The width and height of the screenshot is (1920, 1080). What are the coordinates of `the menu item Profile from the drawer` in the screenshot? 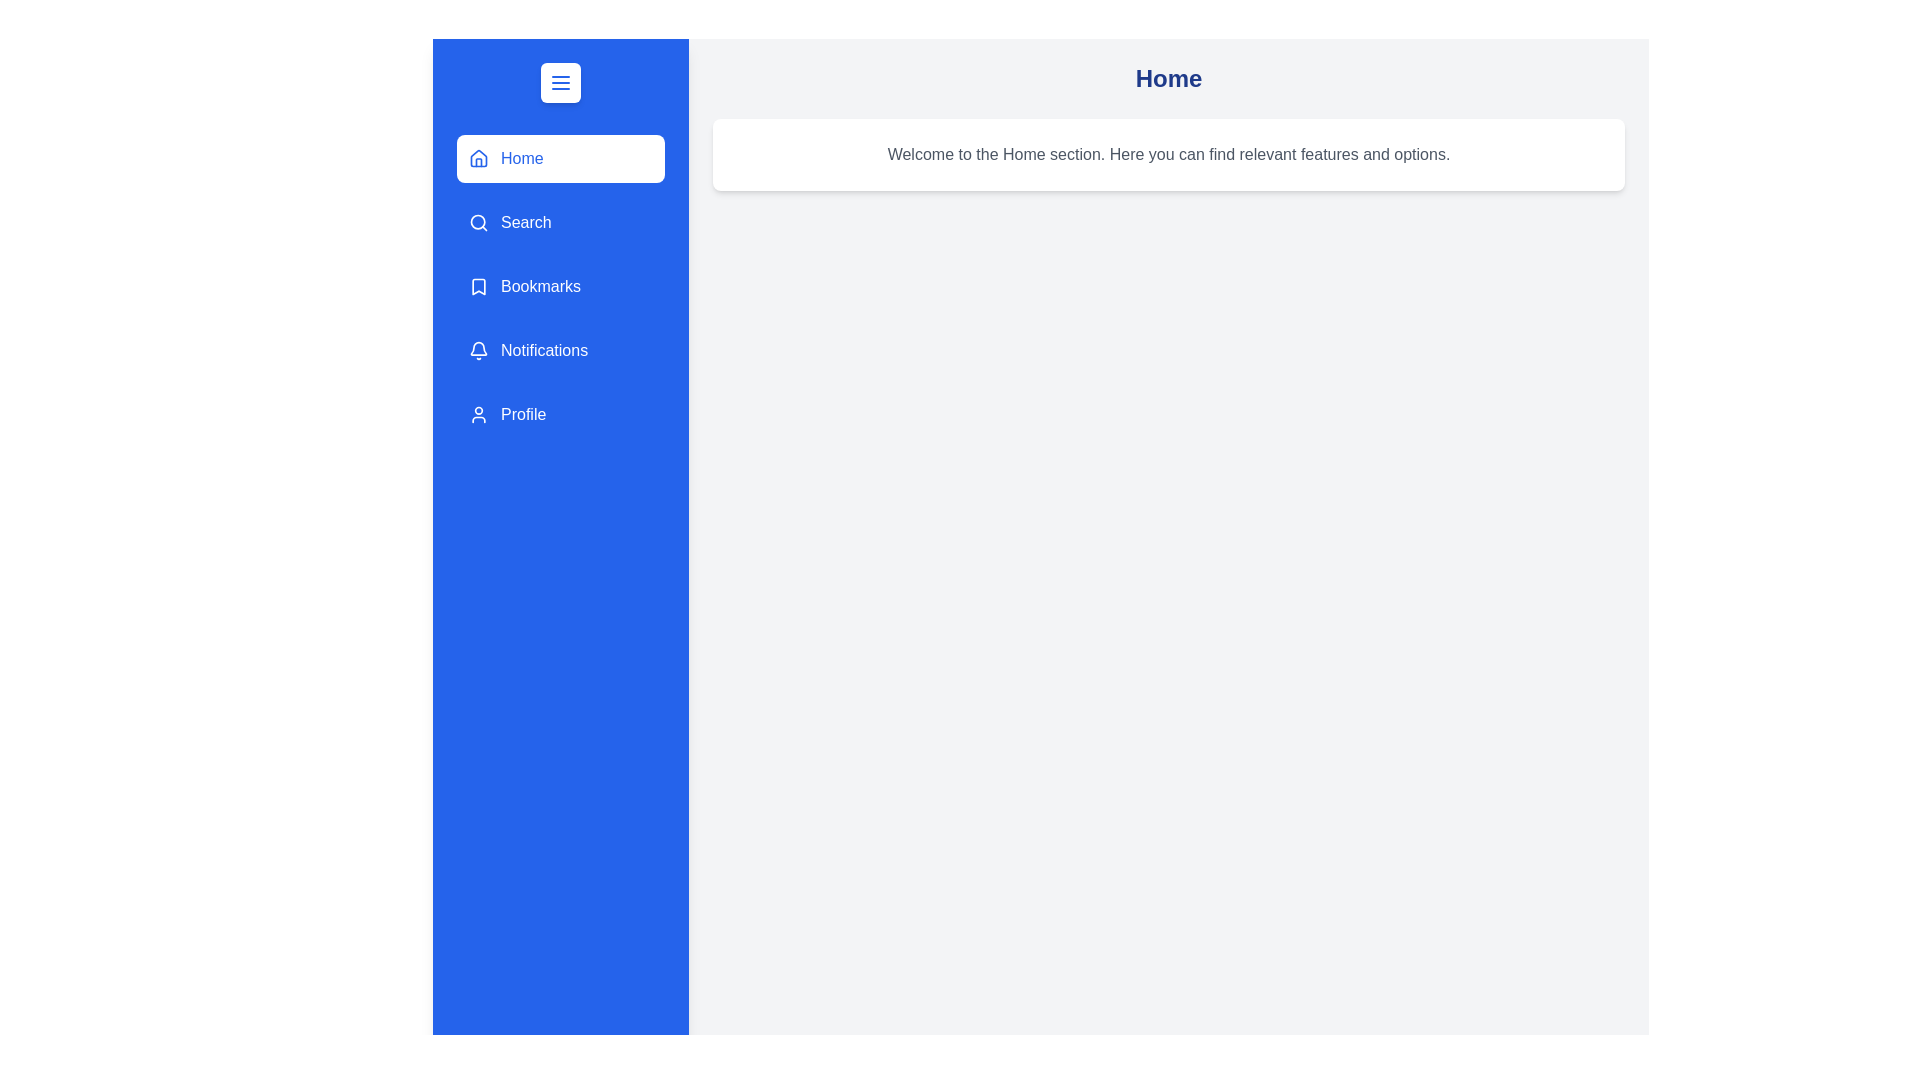 It's located at (560, 414).